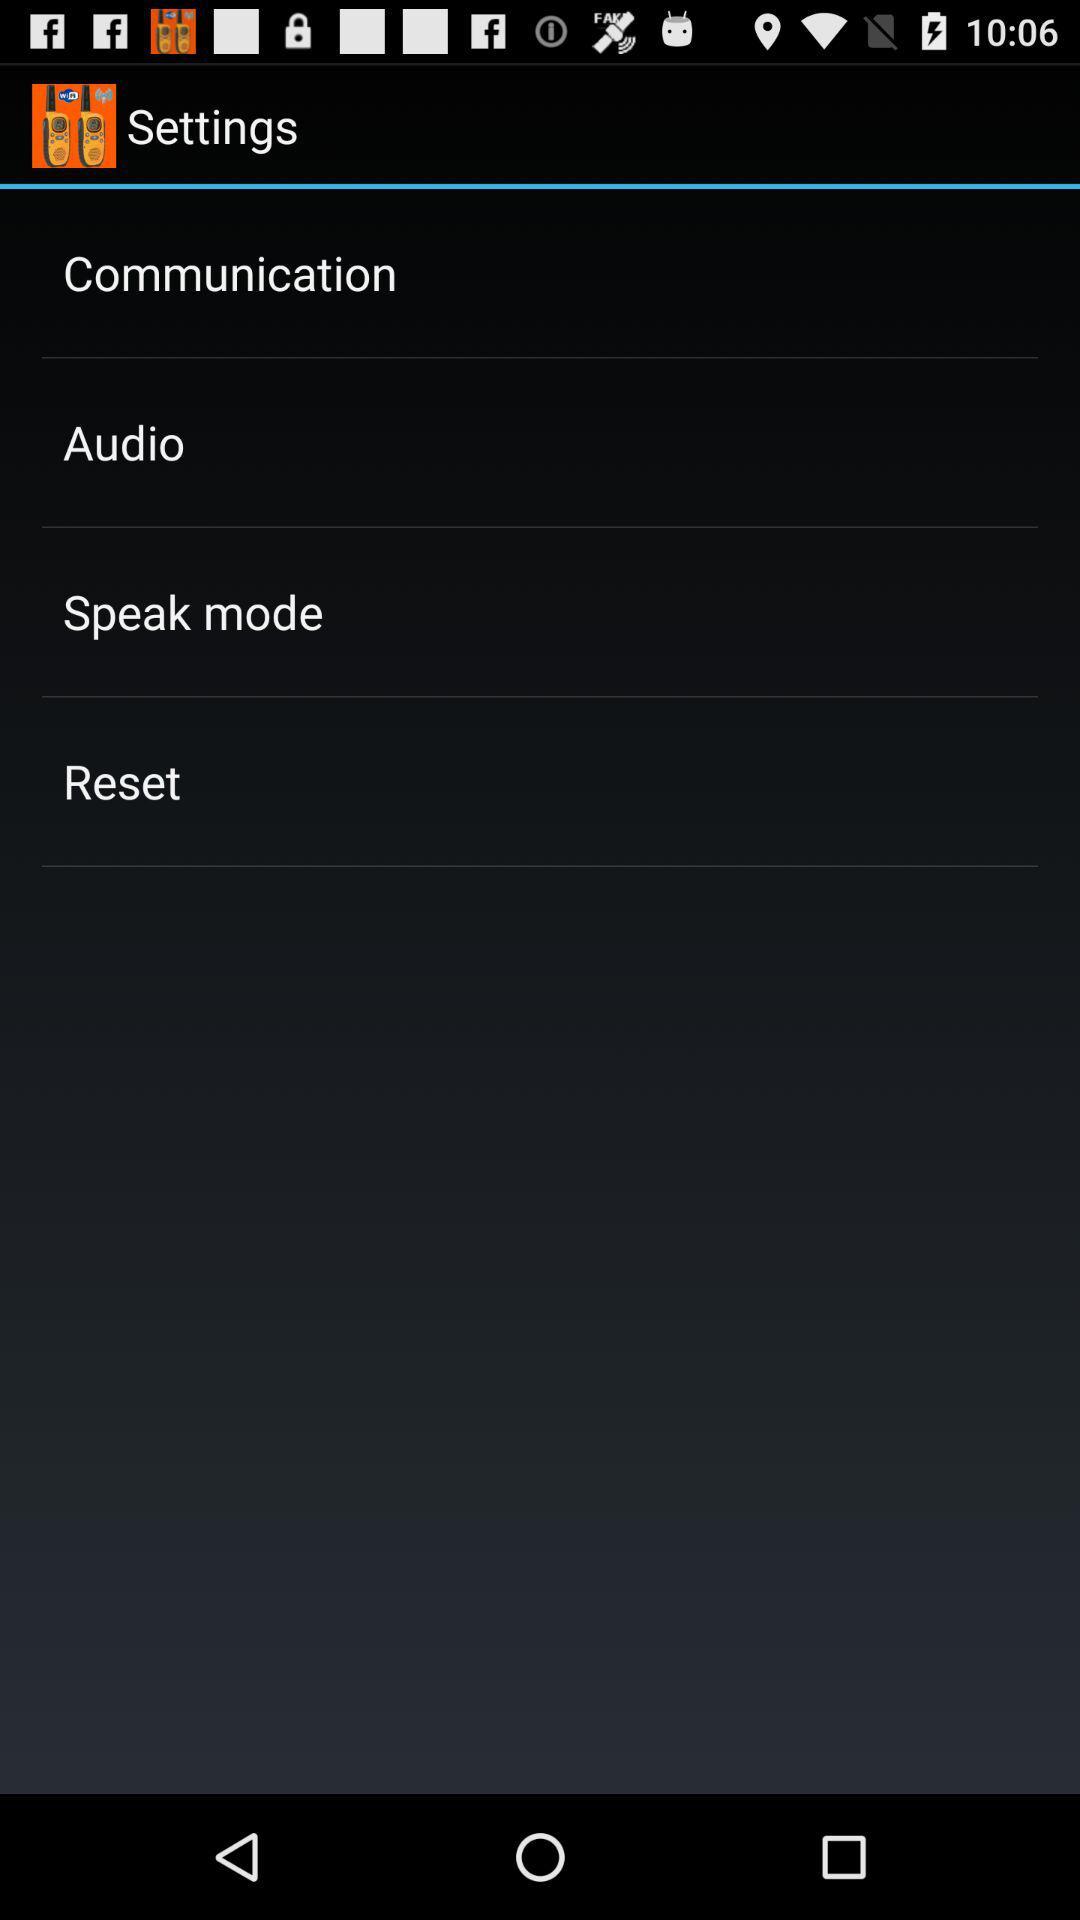 The width and height of the screenshot is (1080, 1920). I want to click on the reset app, so click(122, 780).